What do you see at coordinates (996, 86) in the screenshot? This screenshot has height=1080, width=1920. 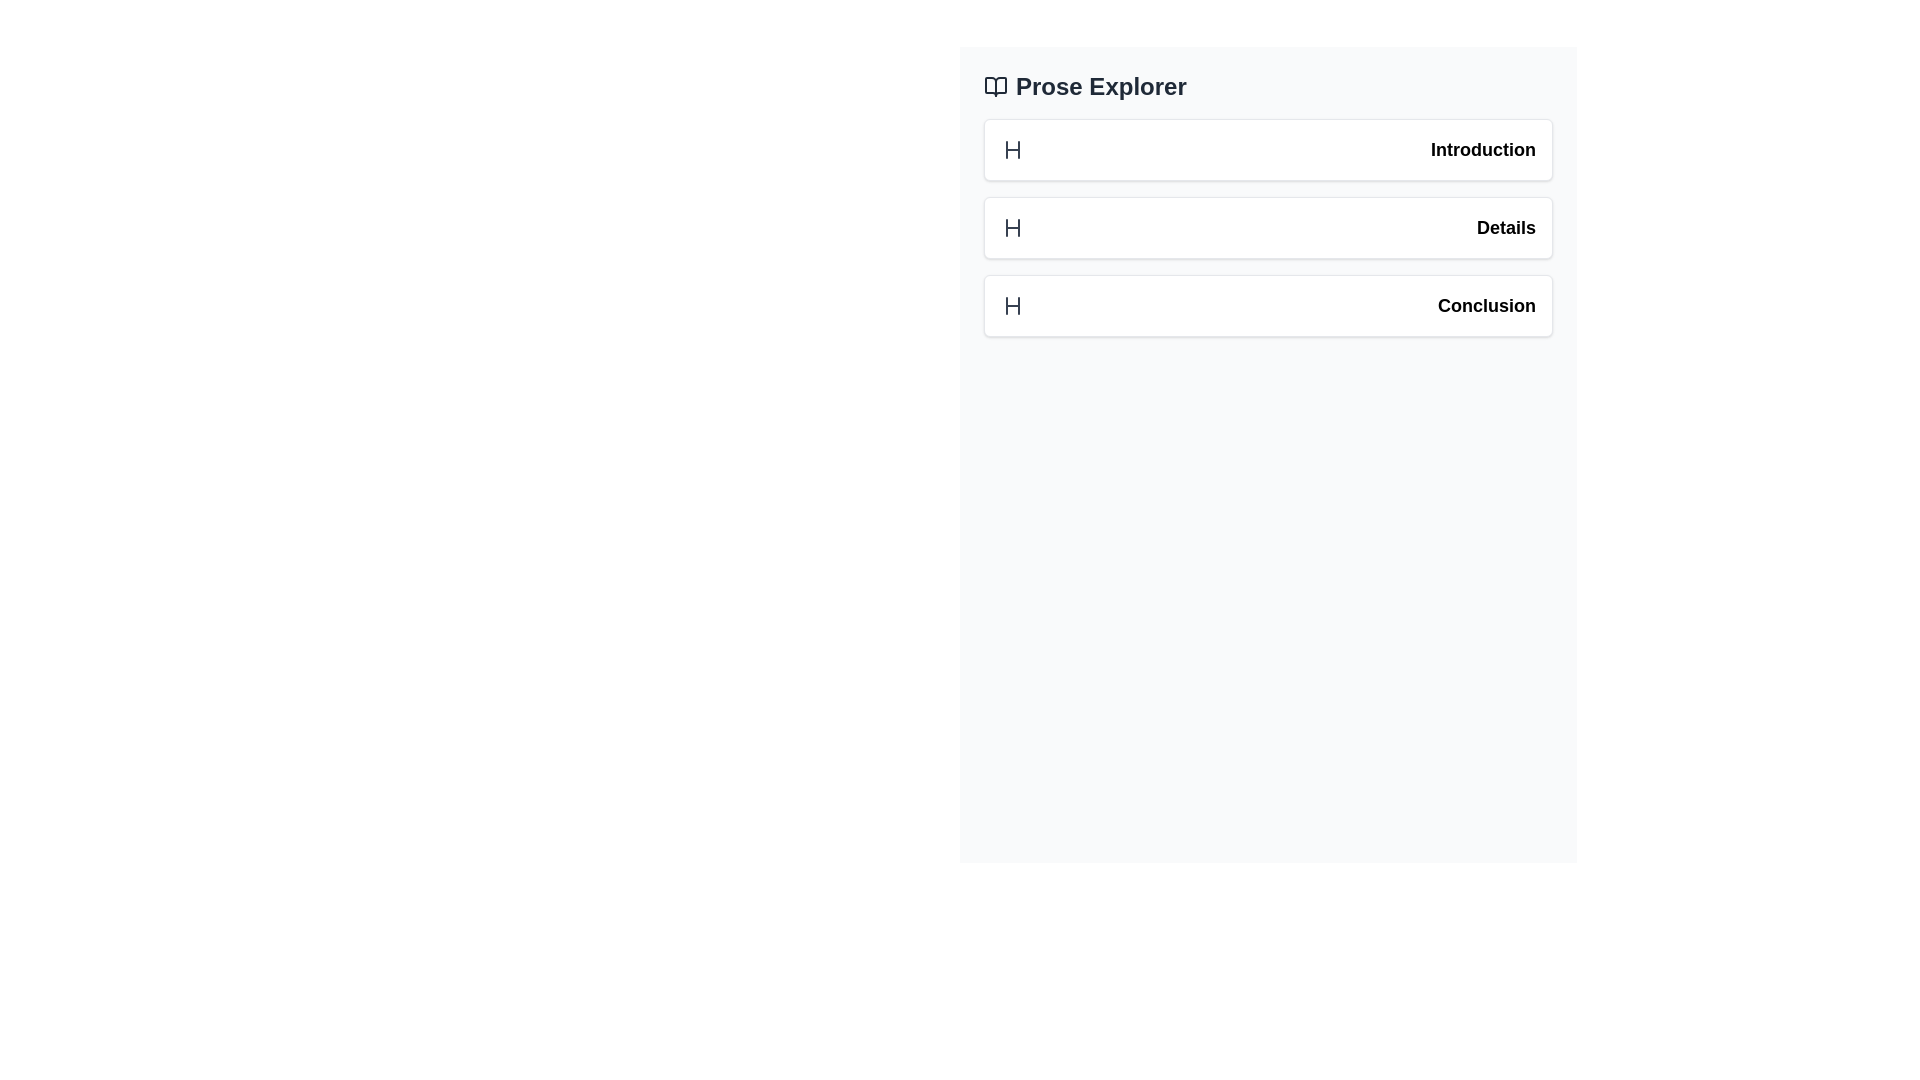 I see `the decorative icon representing 'Prose Explorer', located at the top left corner of the application view` at bounding box center [996, 86].